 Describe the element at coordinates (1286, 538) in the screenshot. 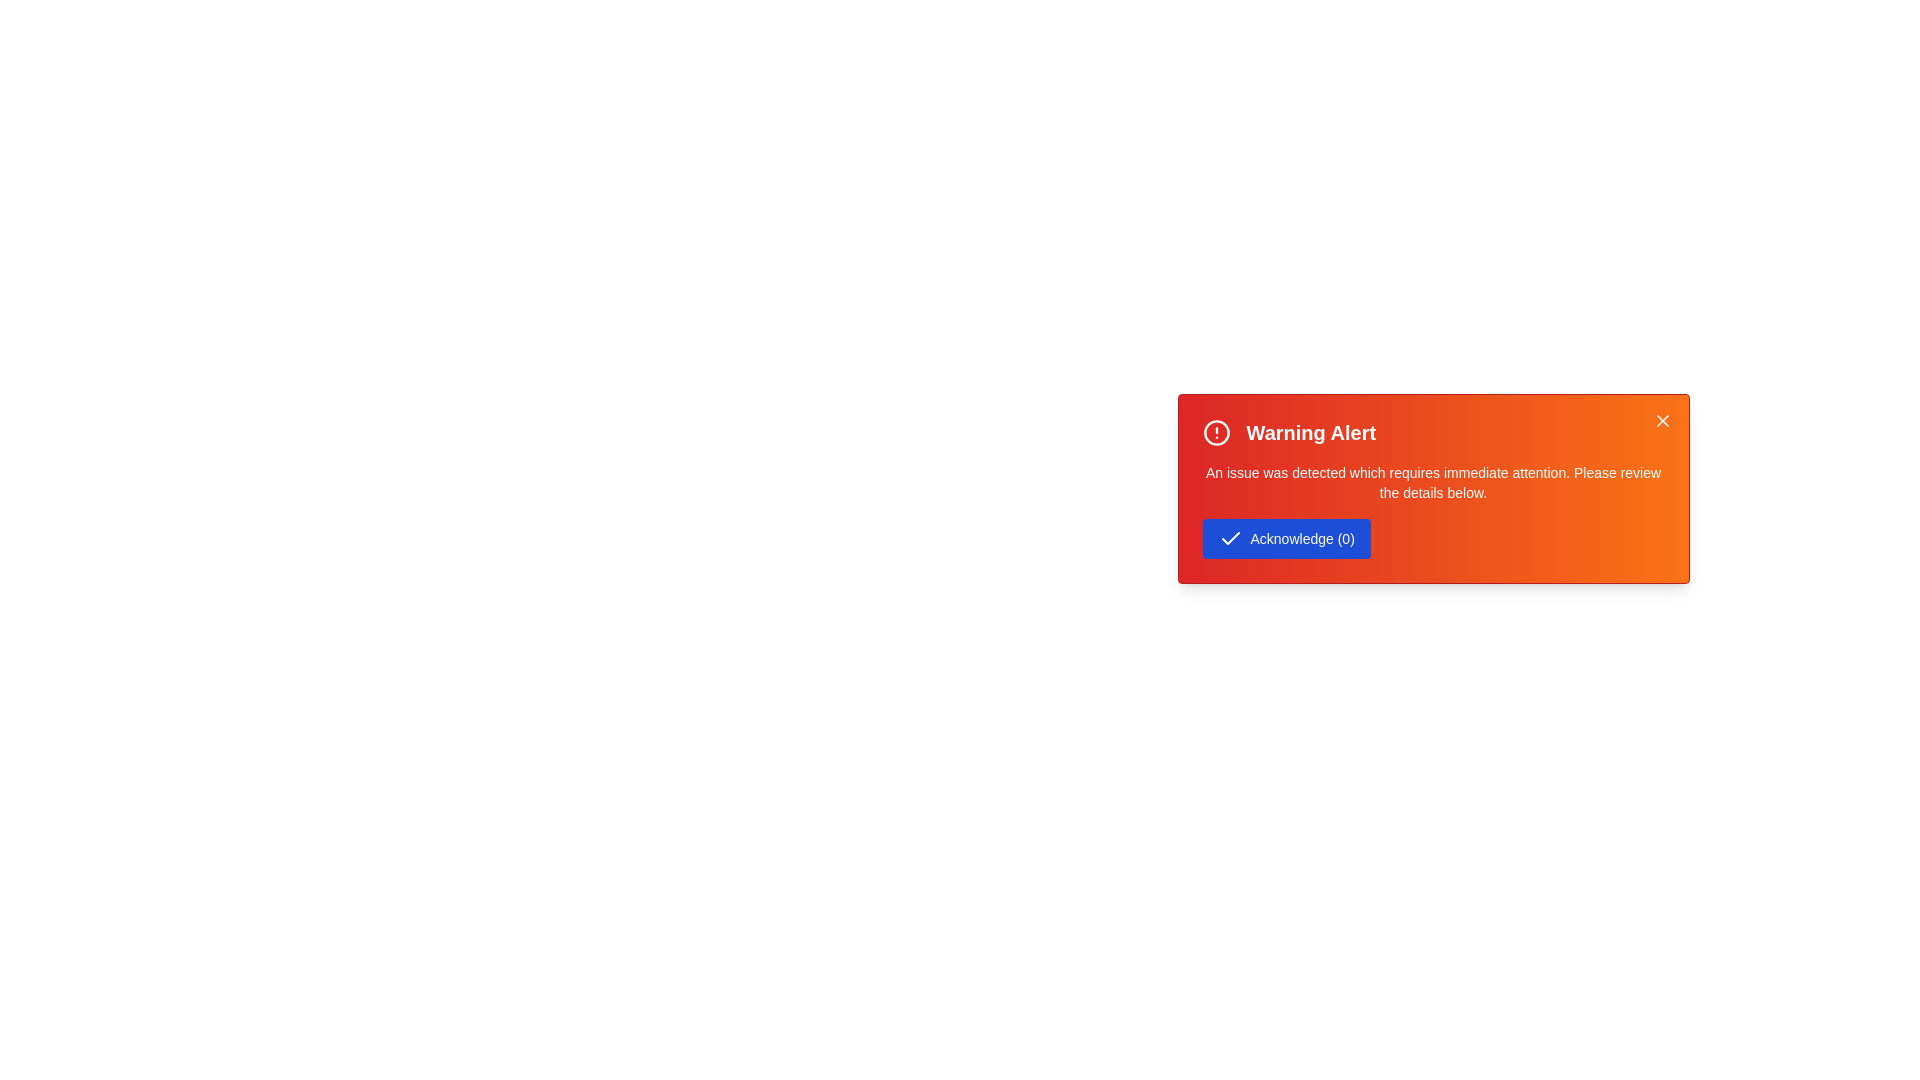

I see `'Acknowledge' button to increment the interaction count` at that location.